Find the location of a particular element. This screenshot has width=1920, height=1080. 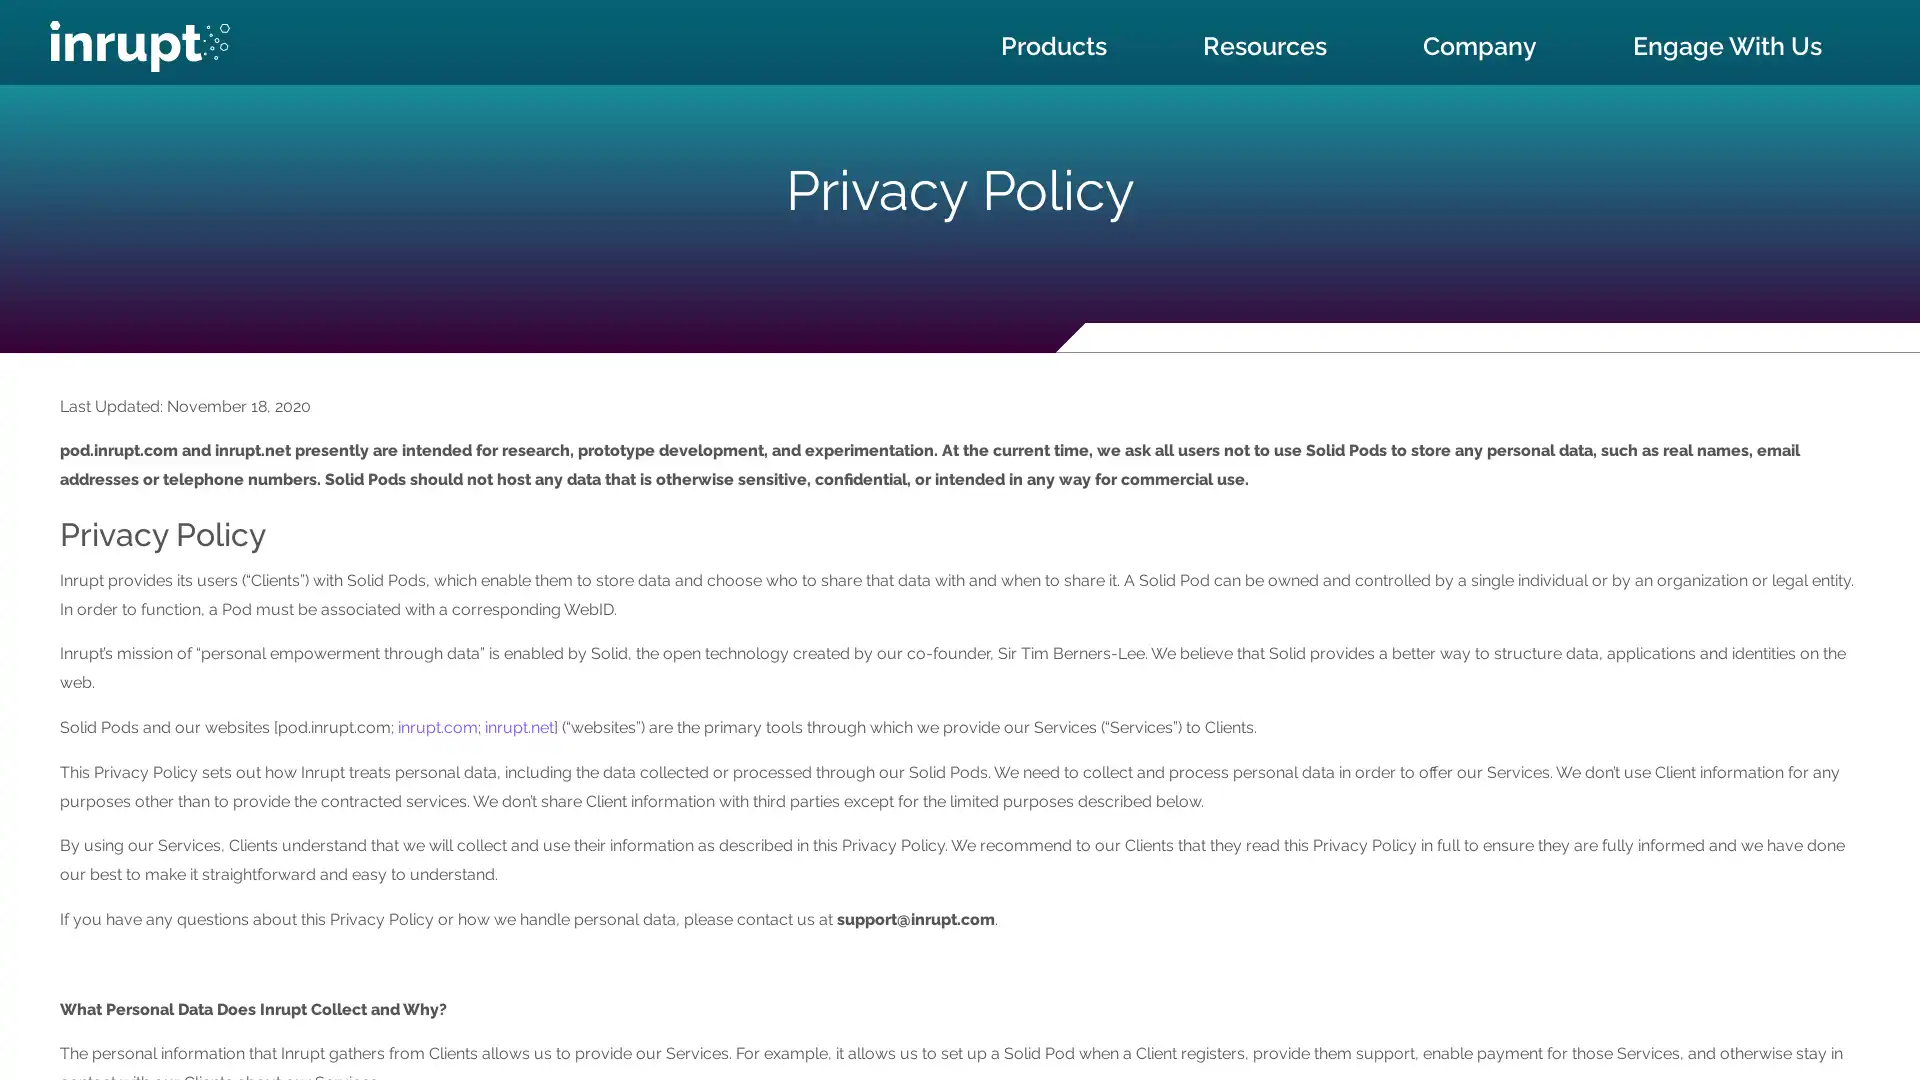

Engage With Us is located at coordinates (1726, 45).